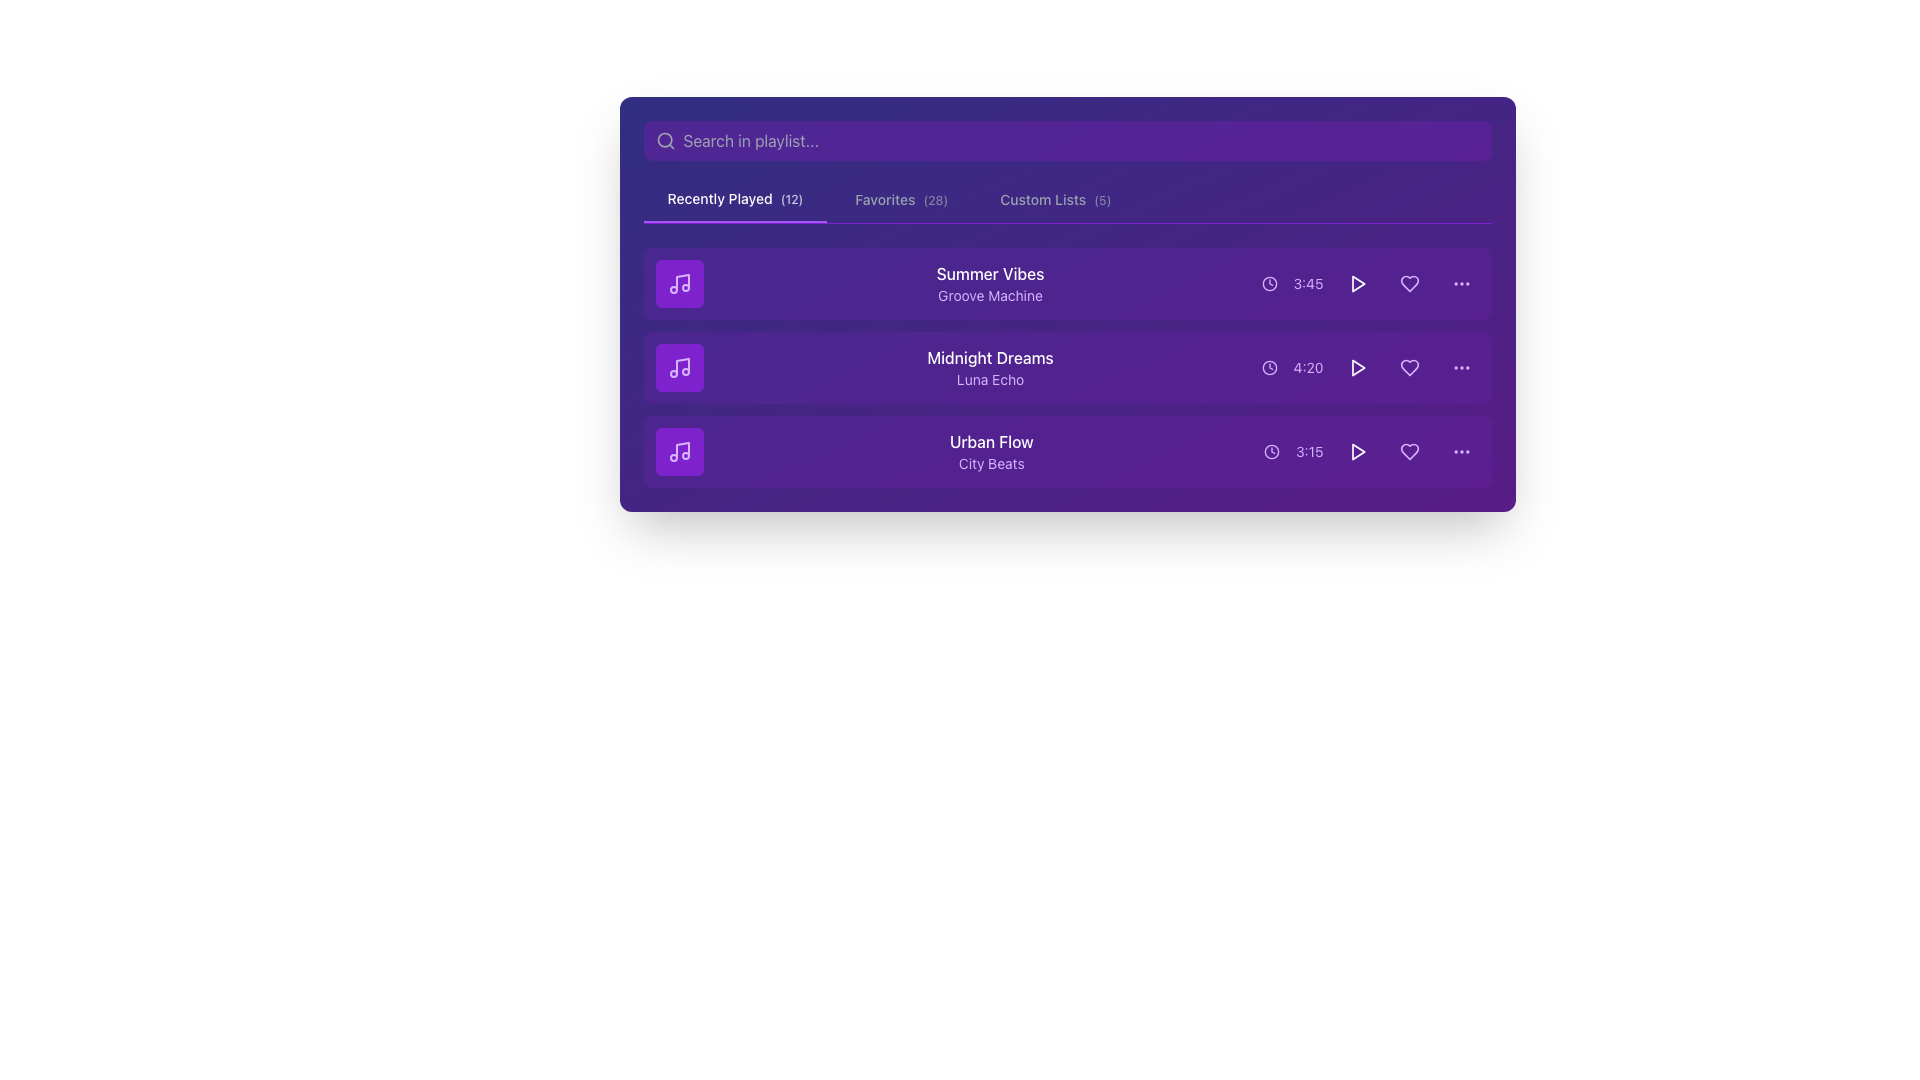  I want to click on the right-pointing play icon button, which is a triangular shape with rounded edges, styled in white on a dark purple background, located near the far right of the third row associated with the song title 'Urban Flow', so click(1358, 451).